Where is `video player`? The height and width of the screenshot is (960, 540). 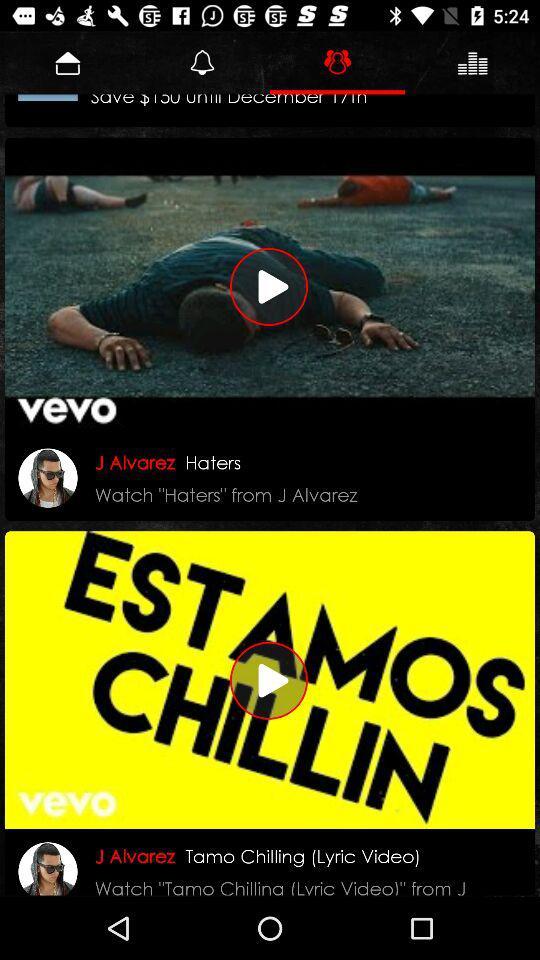
video player is located at coordinates (270, 285).